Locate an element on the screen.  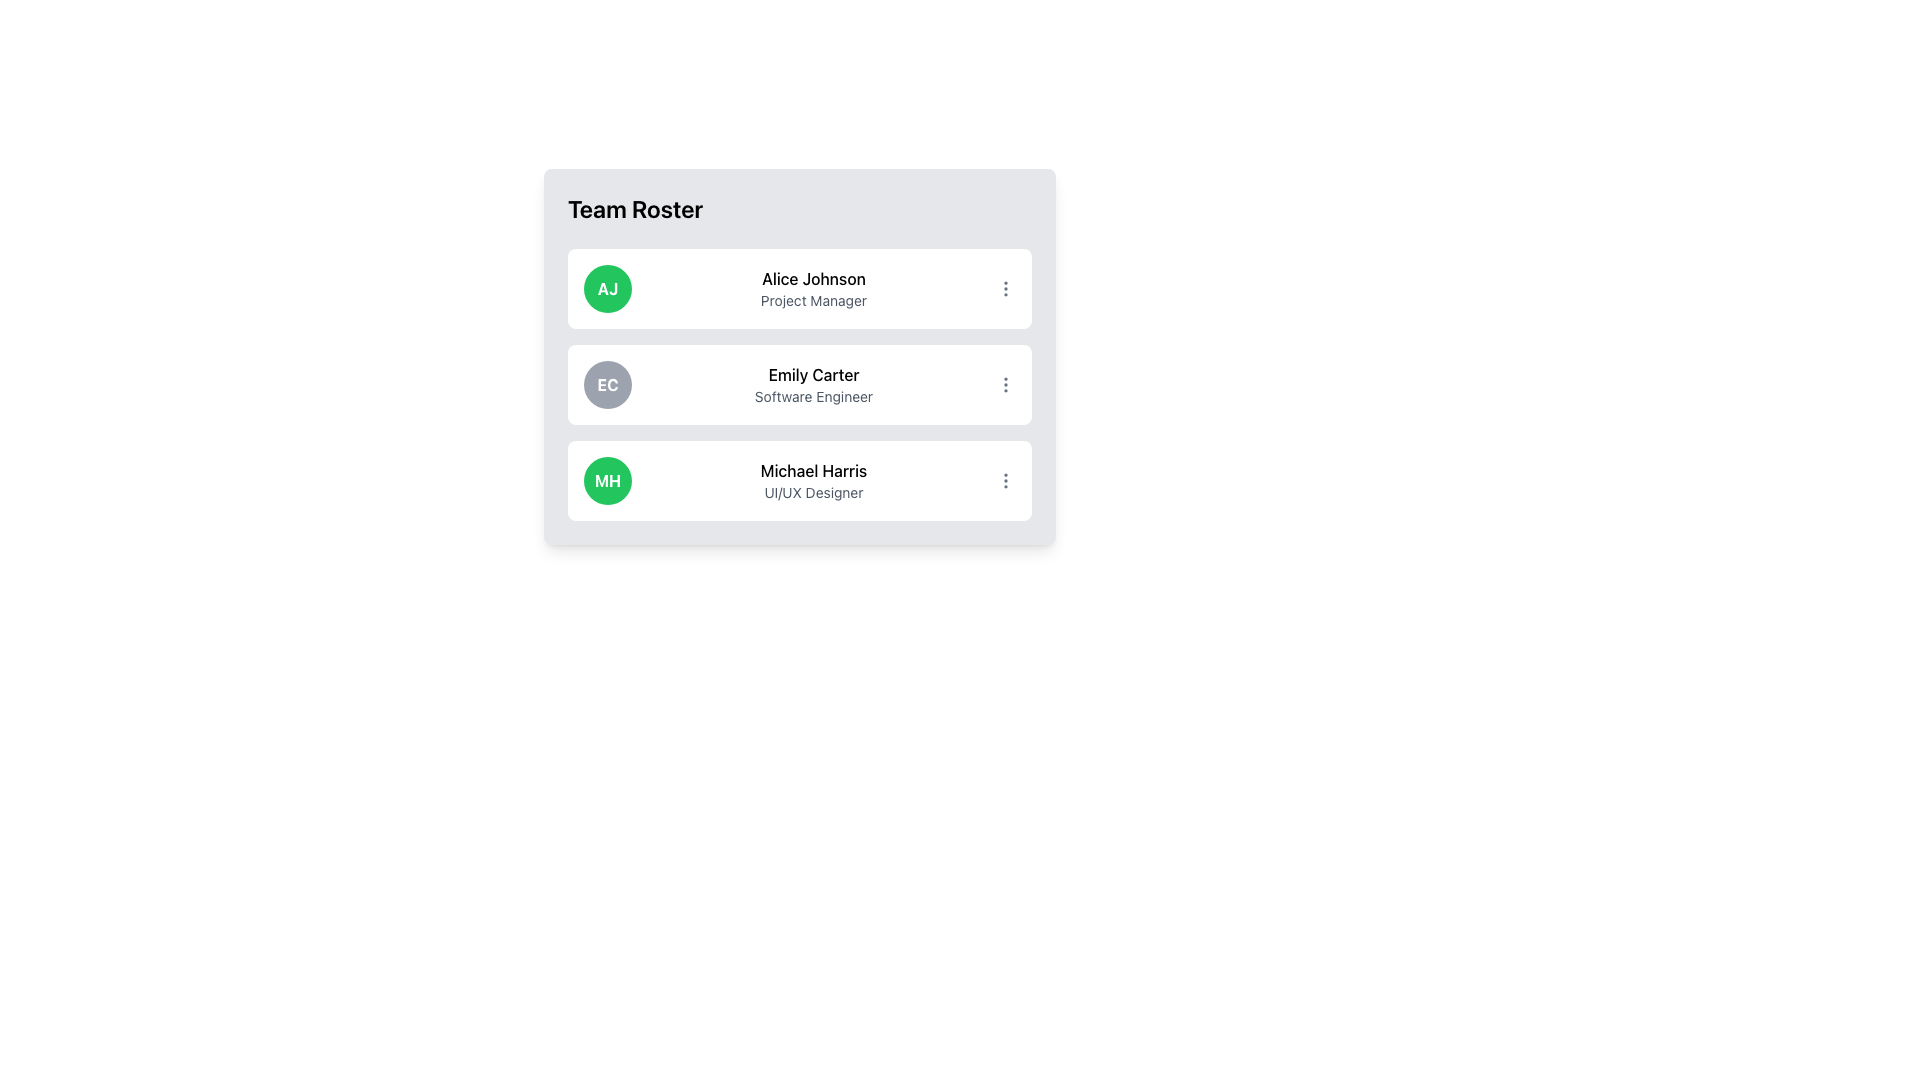
the profile card for the individual in the team roster located below 'Emily Carter' and 'Alice Johnson' is located at coordinates (800, 481).